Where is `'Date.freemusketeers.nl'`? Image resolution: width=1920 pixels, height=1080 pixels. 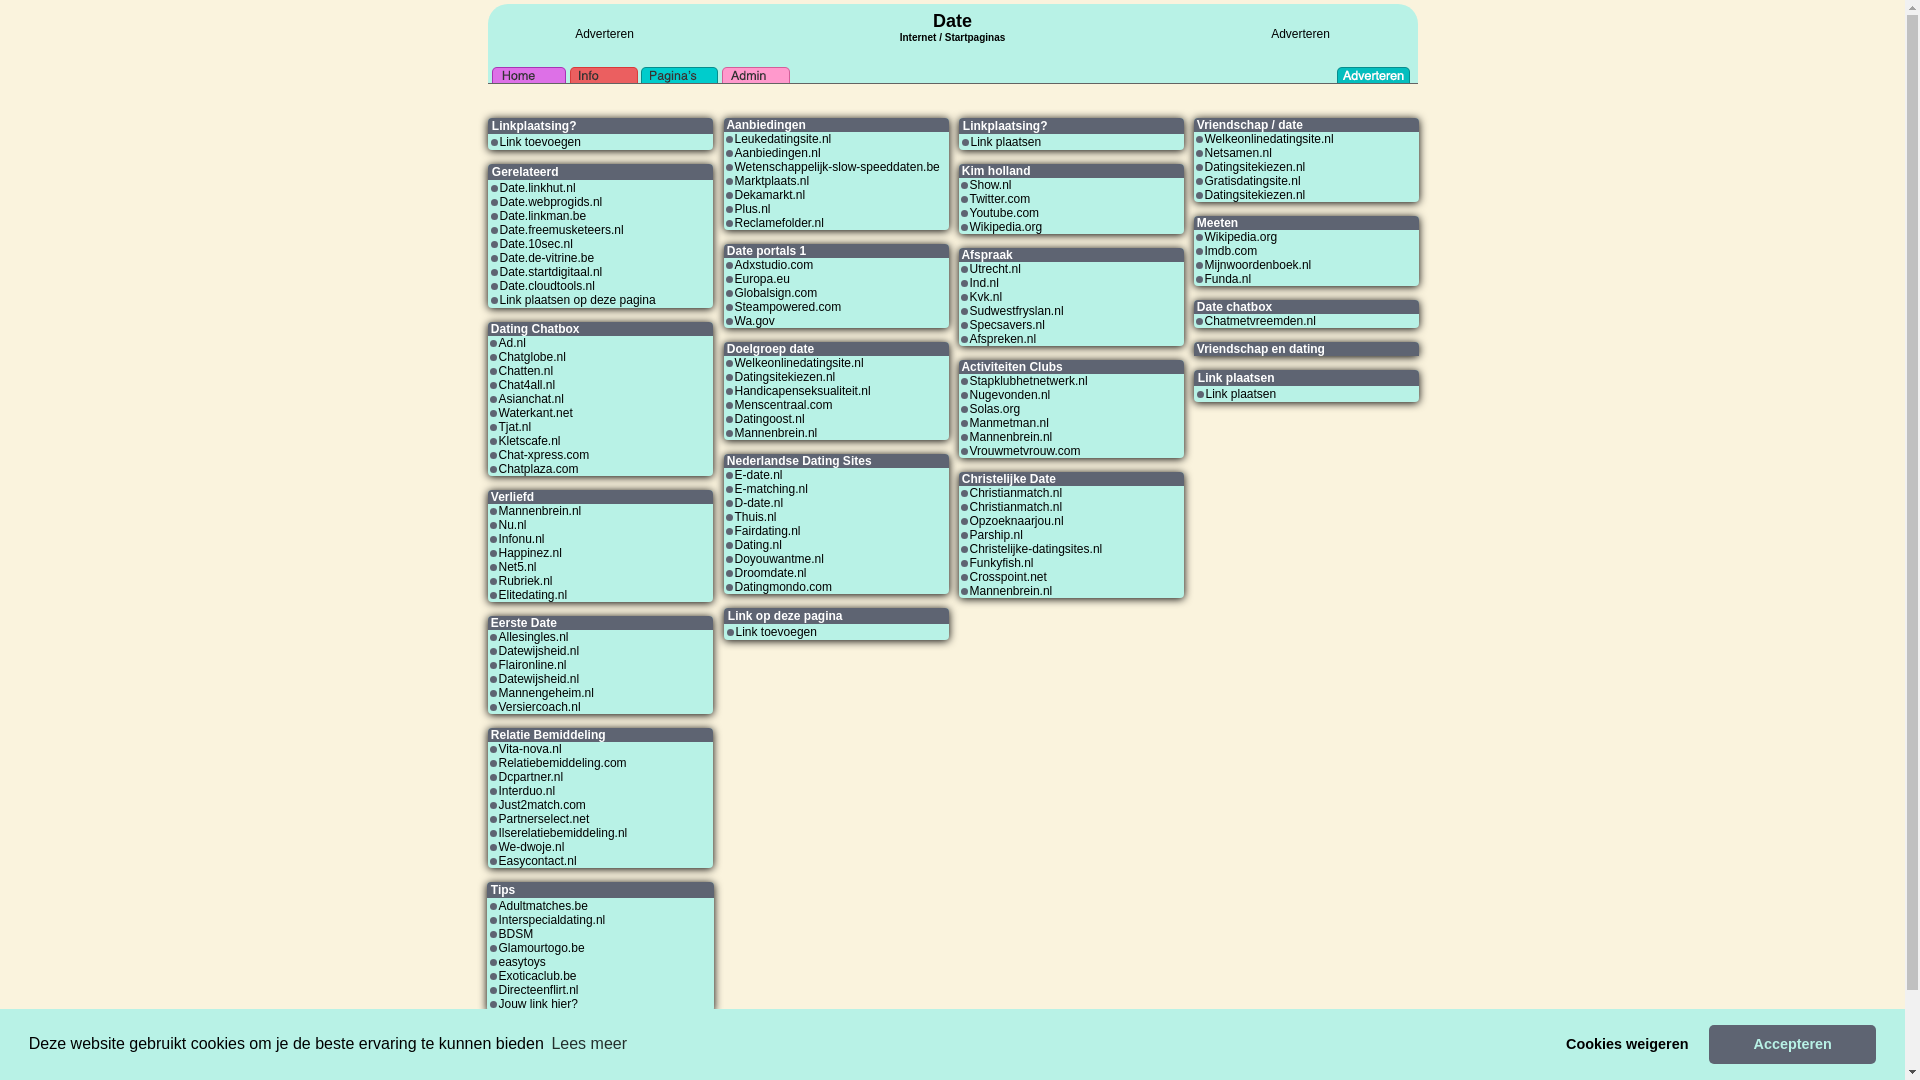
'Date.freemusketeers.nl' is located at coordinates (560, 229).